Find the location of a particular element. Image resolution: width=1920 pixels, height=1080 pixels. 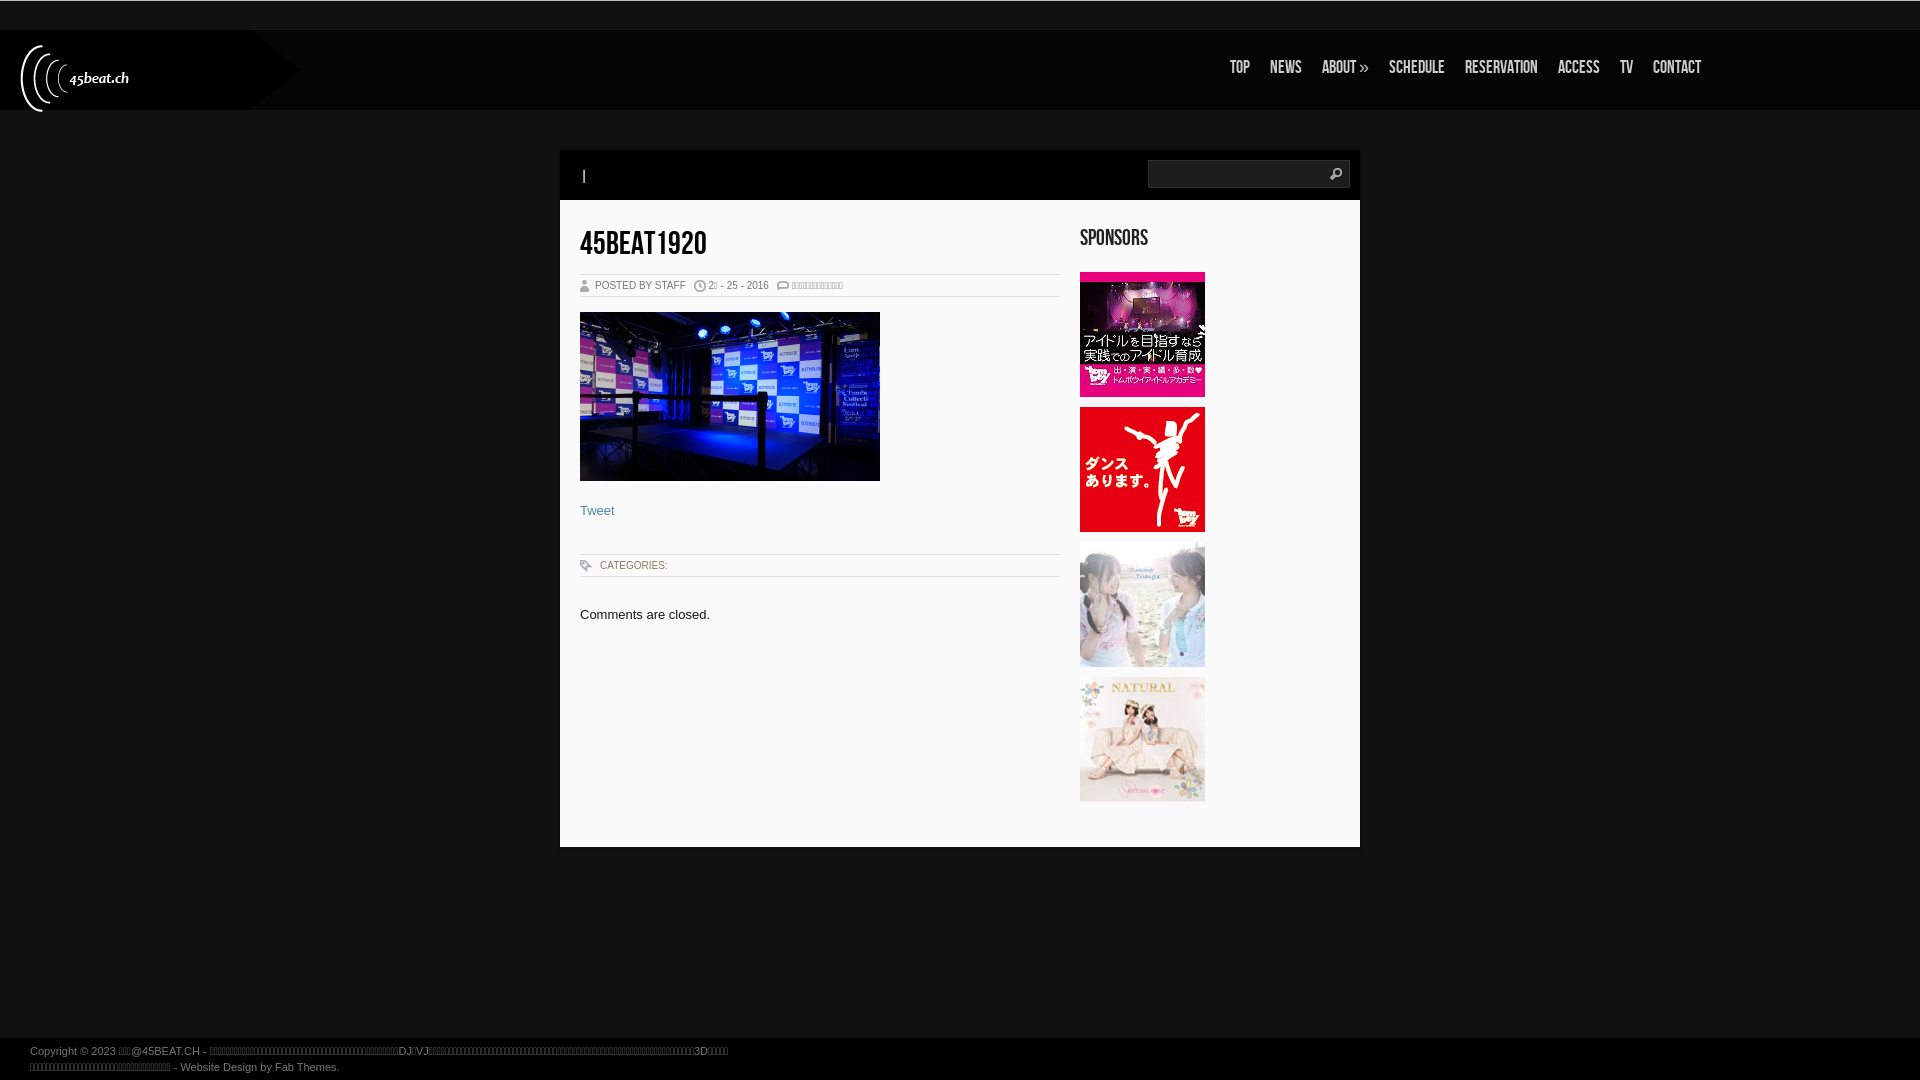

'Website Design' is located at coordinates (218, 1066).